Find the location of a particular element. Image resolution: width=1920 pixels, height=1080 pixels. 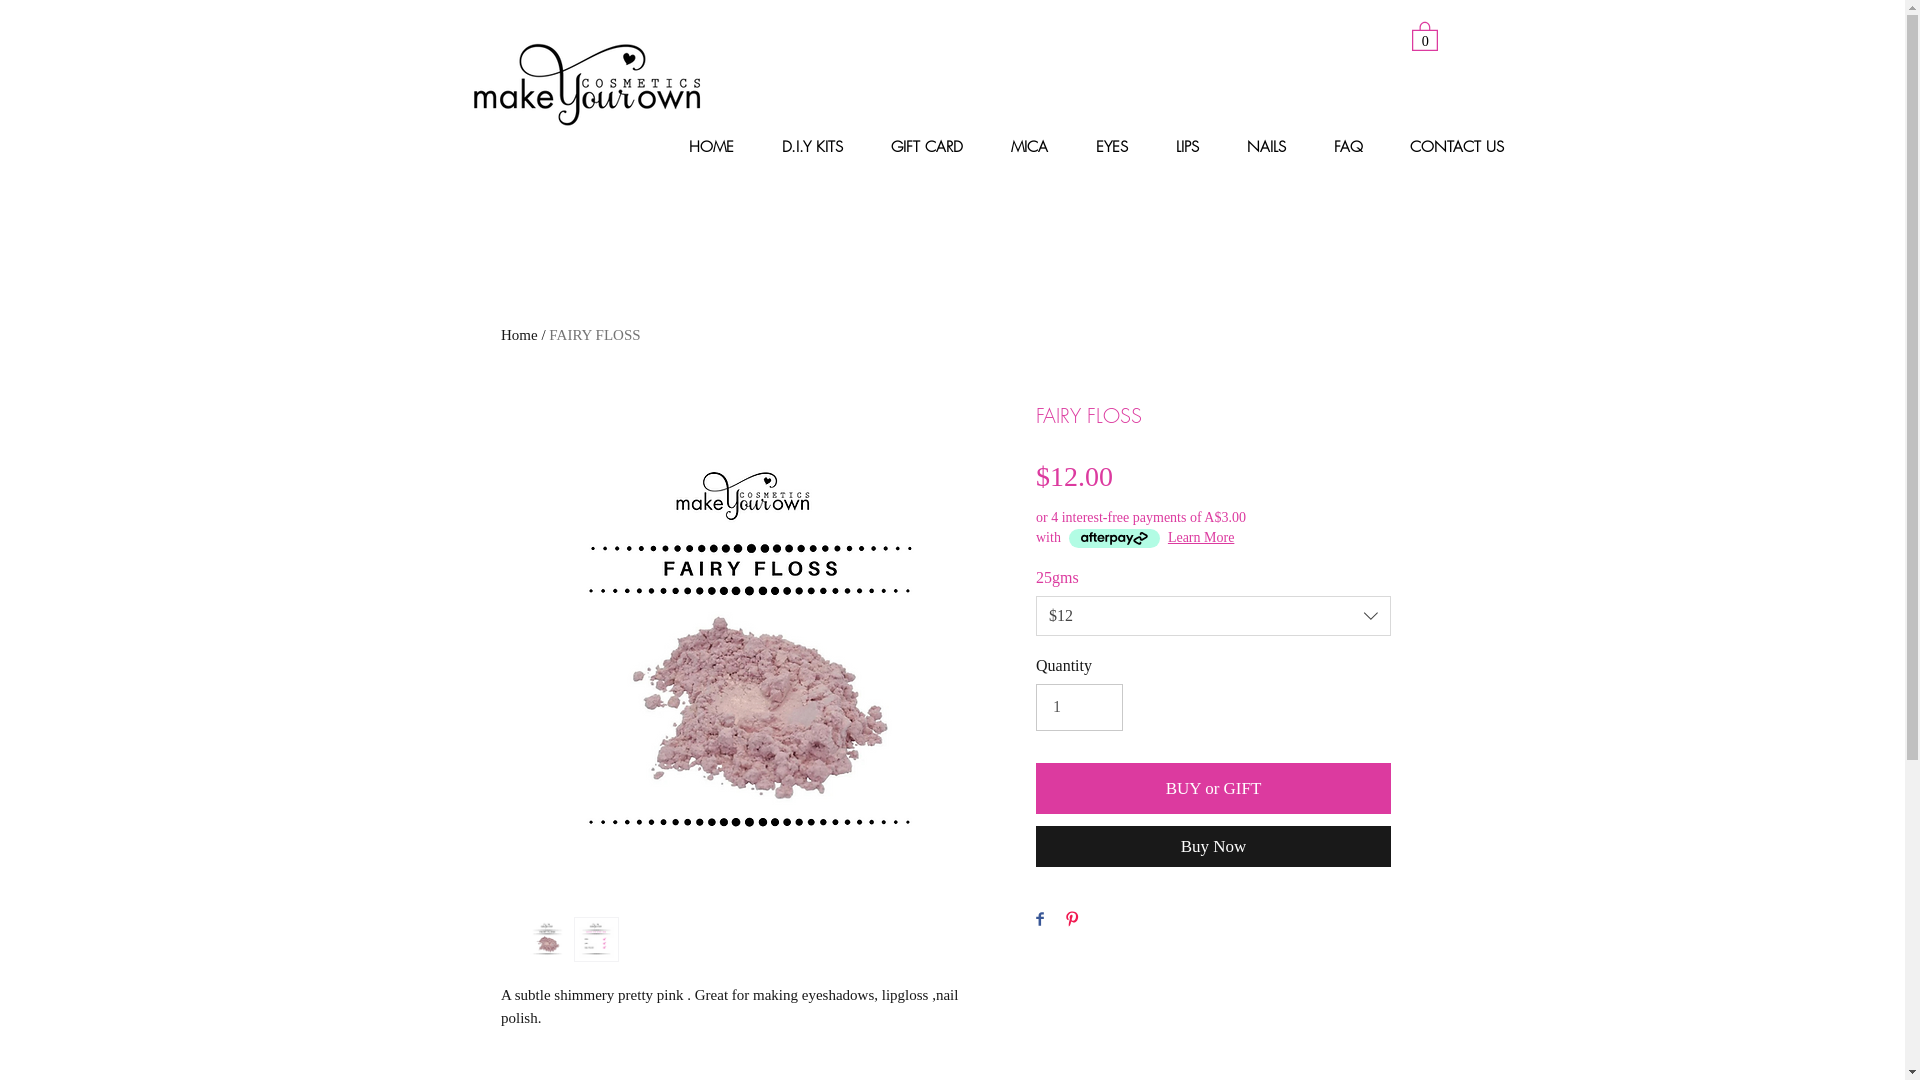

'NAILS' is located at coordinates (1274, 146).